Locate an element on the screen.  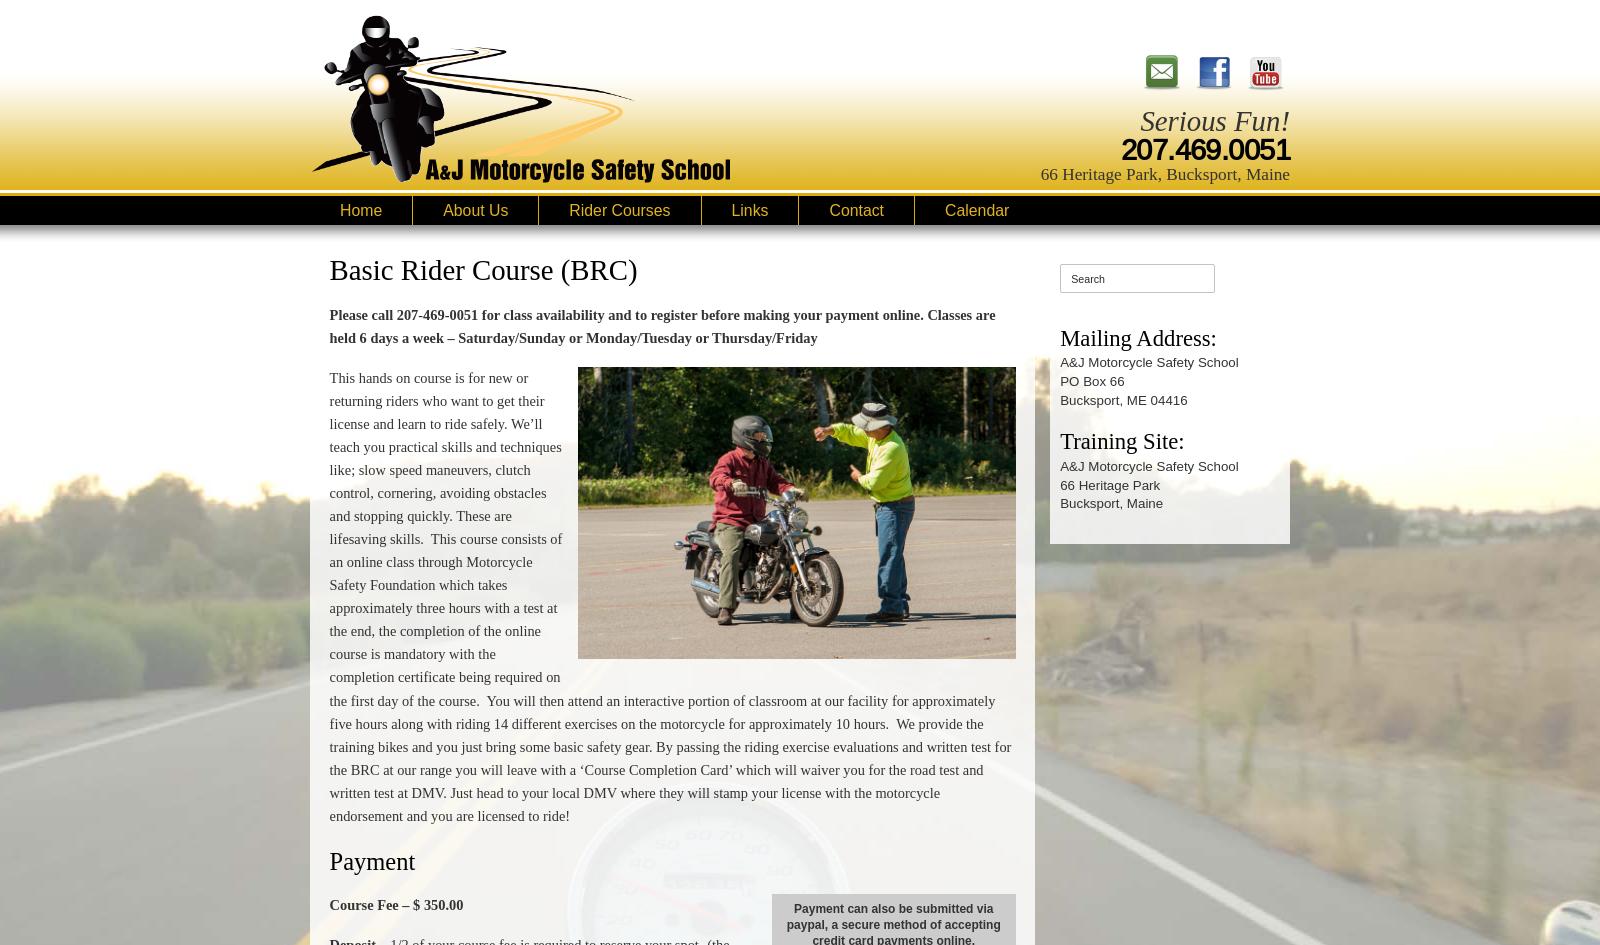
'Contact' is located at coordinates (827, 209).